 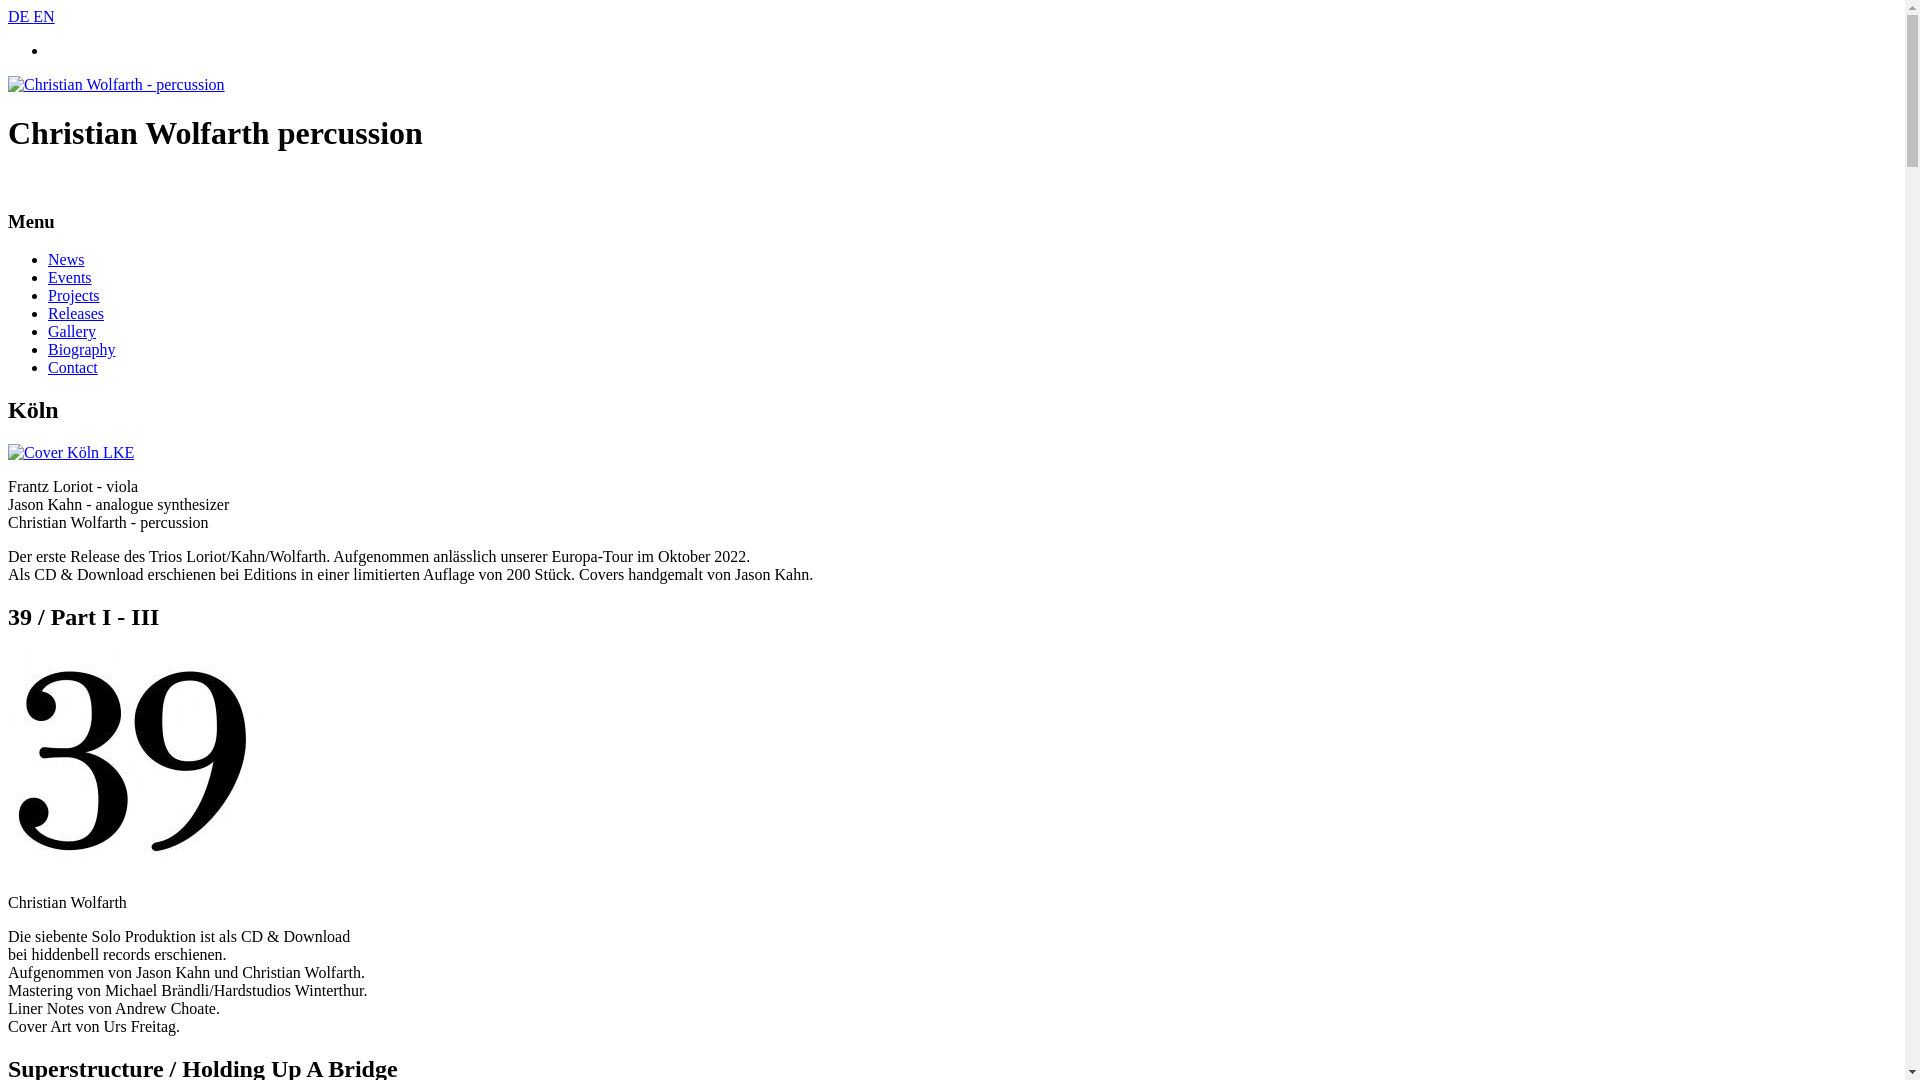 What do you see at coordinates (43, 16) in the screenshot?
I see `'EN'` at bounding box center [43, 16].